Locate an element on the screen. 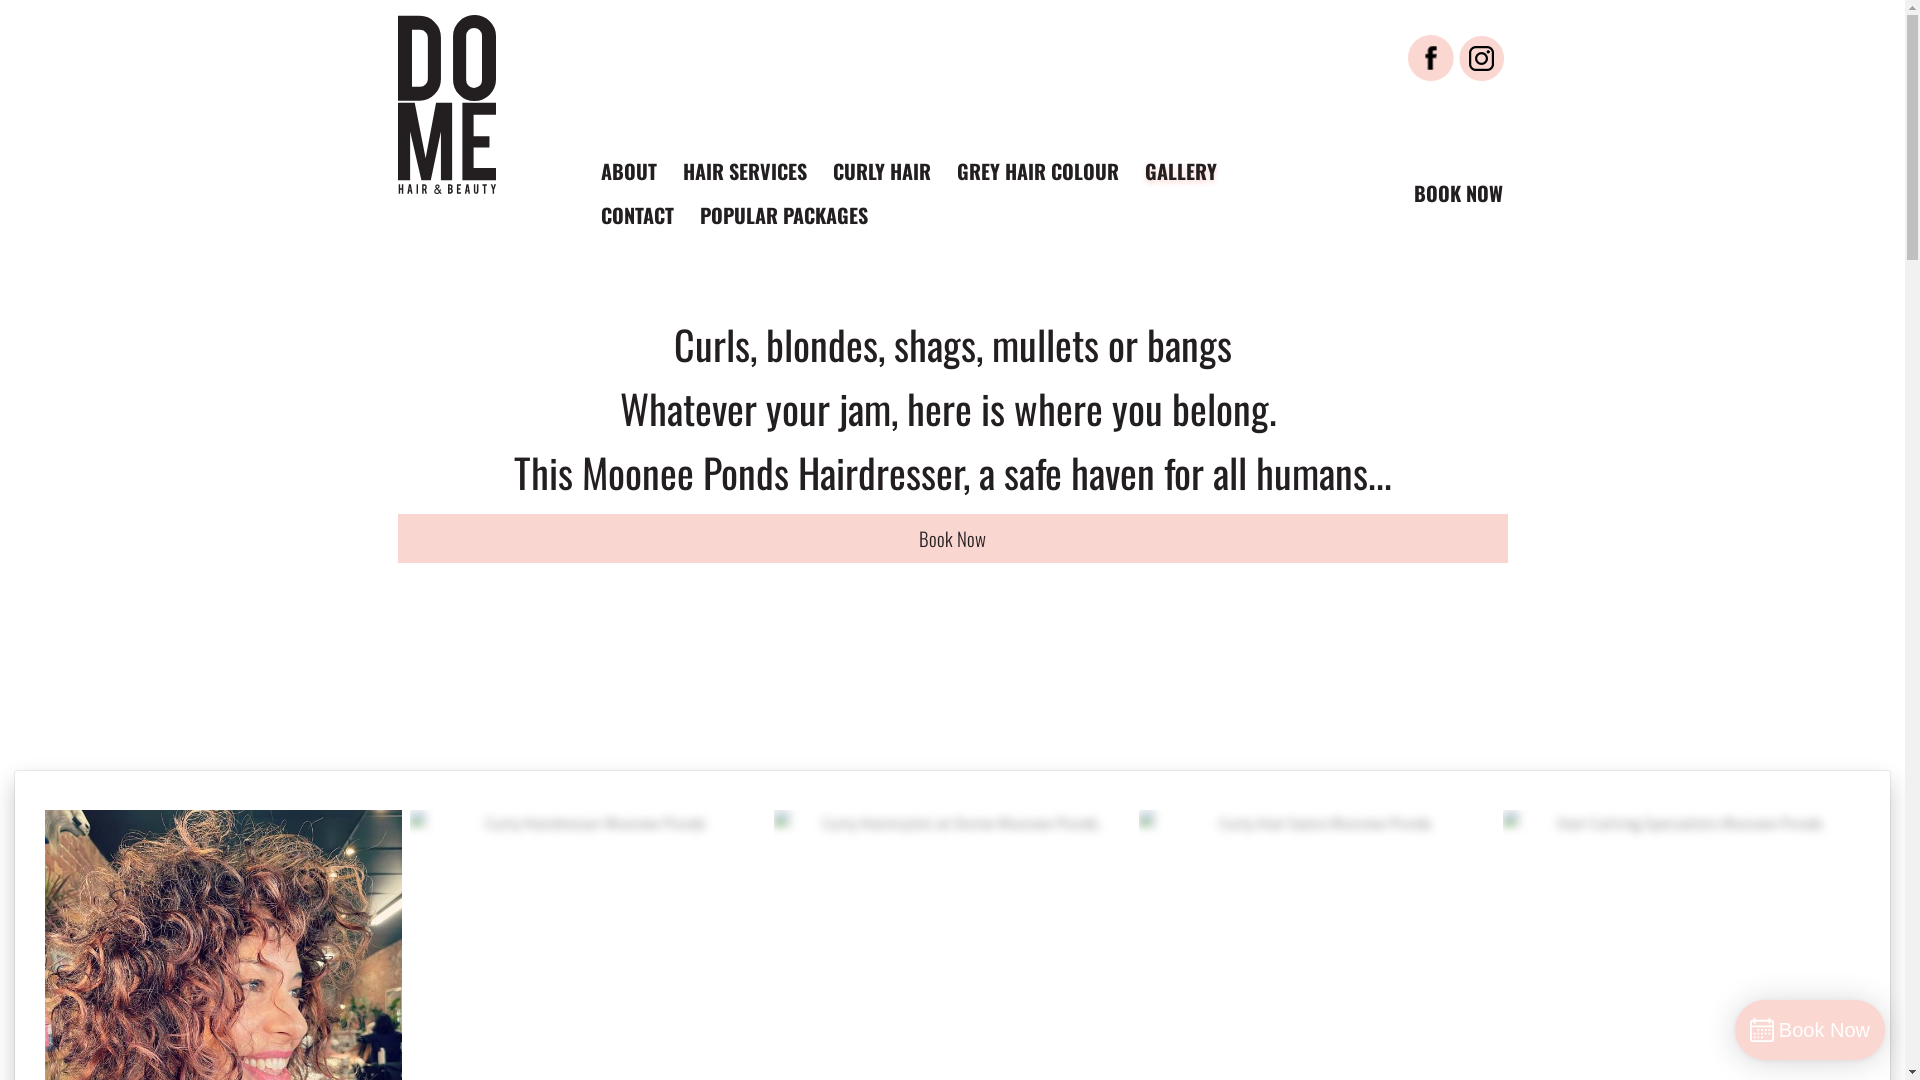 The width and height of the screenshot is (1920, 1080). 'GALLERY' is located at coordinates (1180, 169).